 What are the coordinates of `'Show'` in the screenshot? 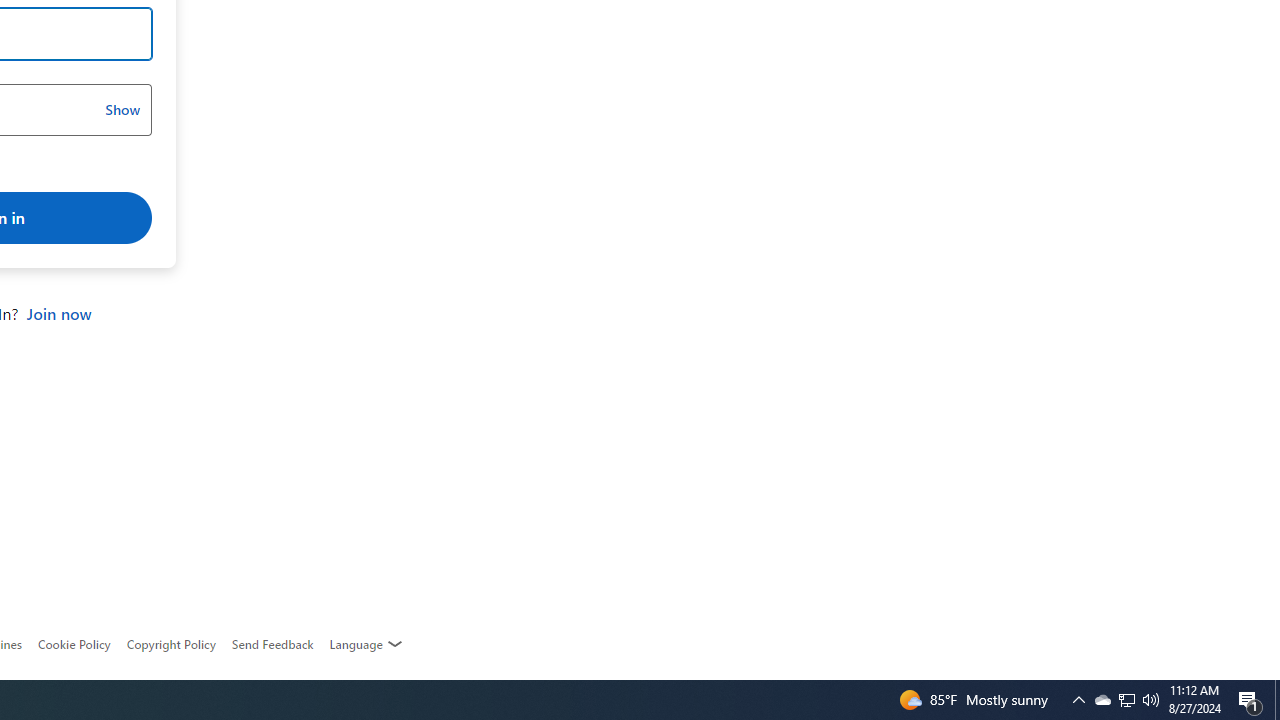 It's located at (121, 110).